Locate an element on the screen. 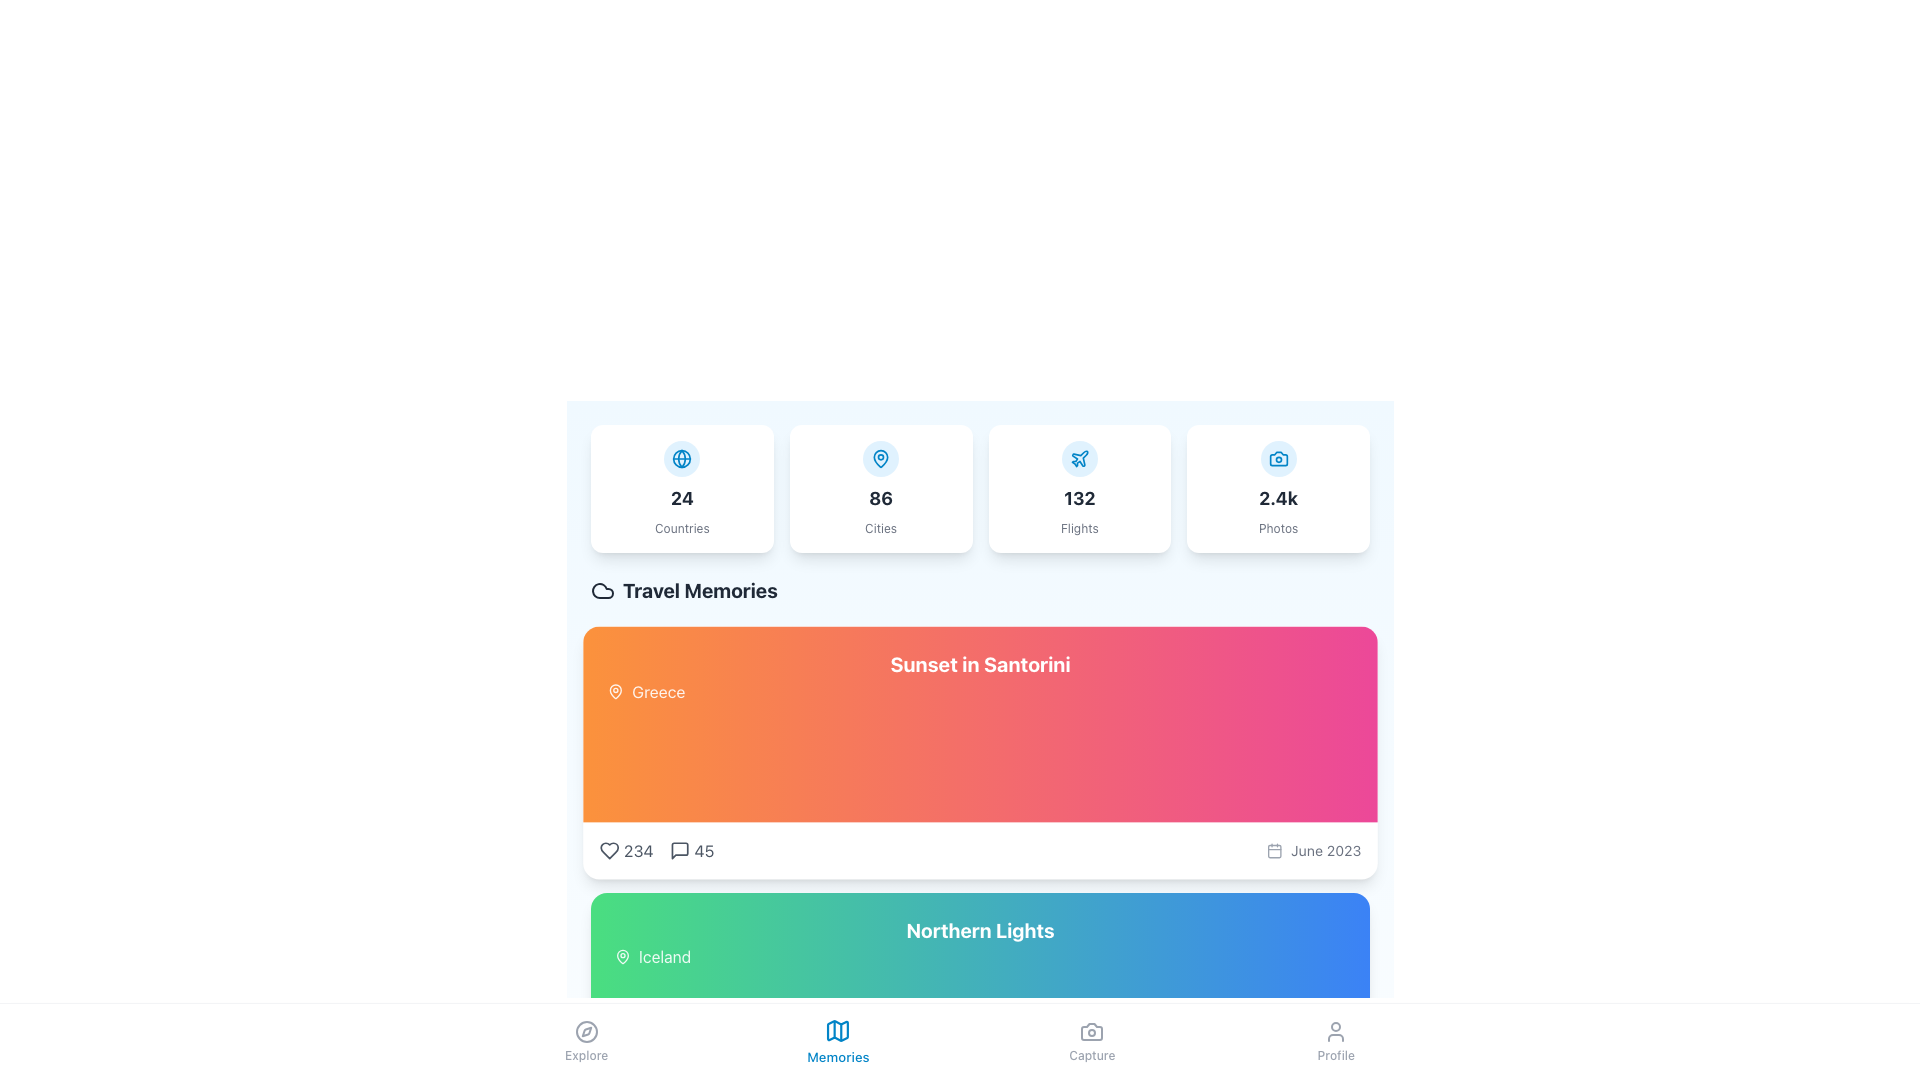 The image size is (1920, 1080). the blue globe icon located at the top left corner of the first information card is located at coordinates (682, 459).